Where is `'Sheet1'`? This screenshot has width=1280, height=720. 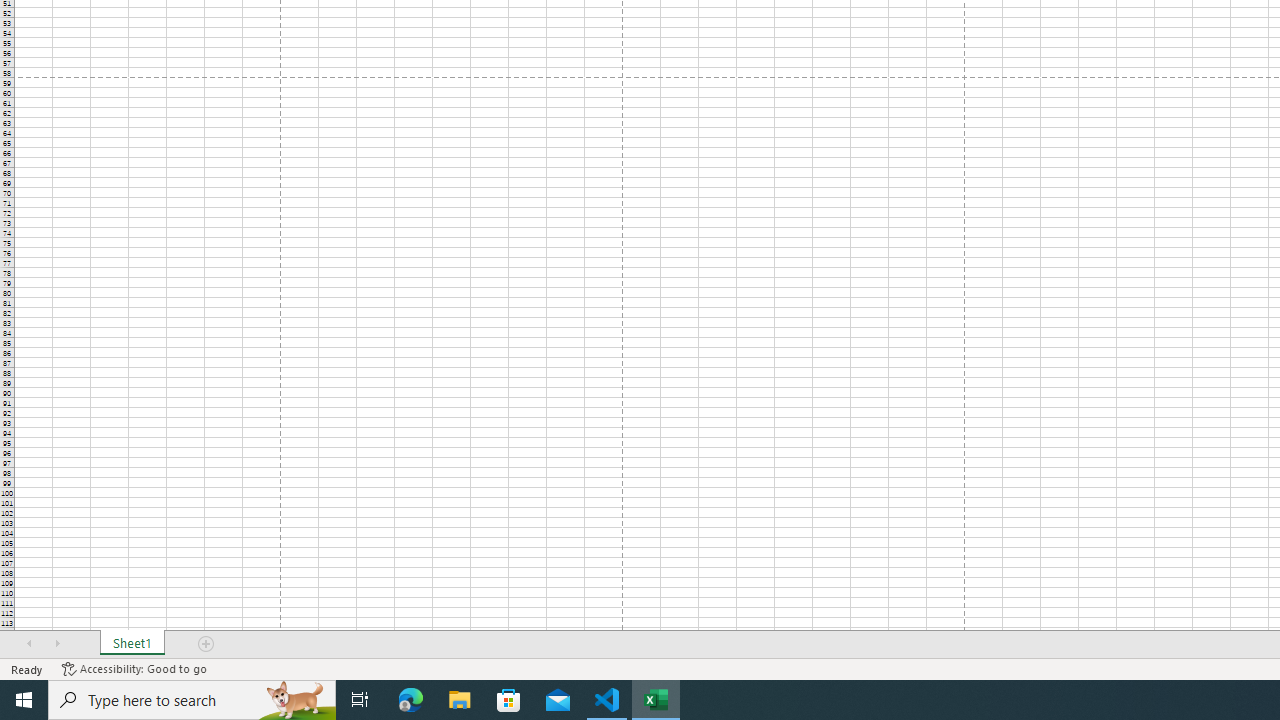
'Sheet1' is located at coordinates (131, 644).